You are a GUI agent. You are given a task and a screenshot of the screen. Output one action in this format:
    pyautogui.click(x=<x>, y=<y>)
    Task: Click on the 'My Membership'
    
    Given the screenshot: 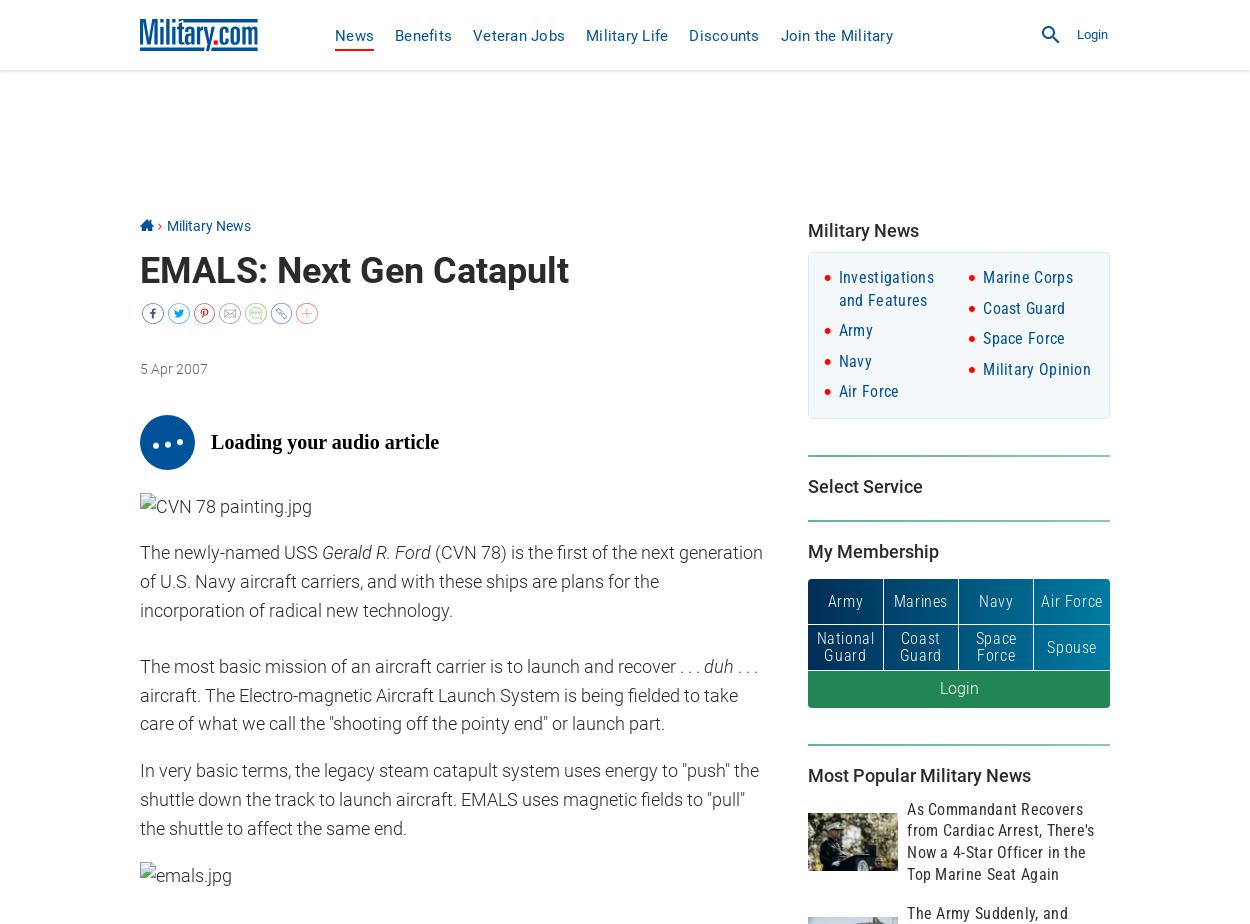 What is the action you would take?
    pyautogui.click(x=872, y=551)
    